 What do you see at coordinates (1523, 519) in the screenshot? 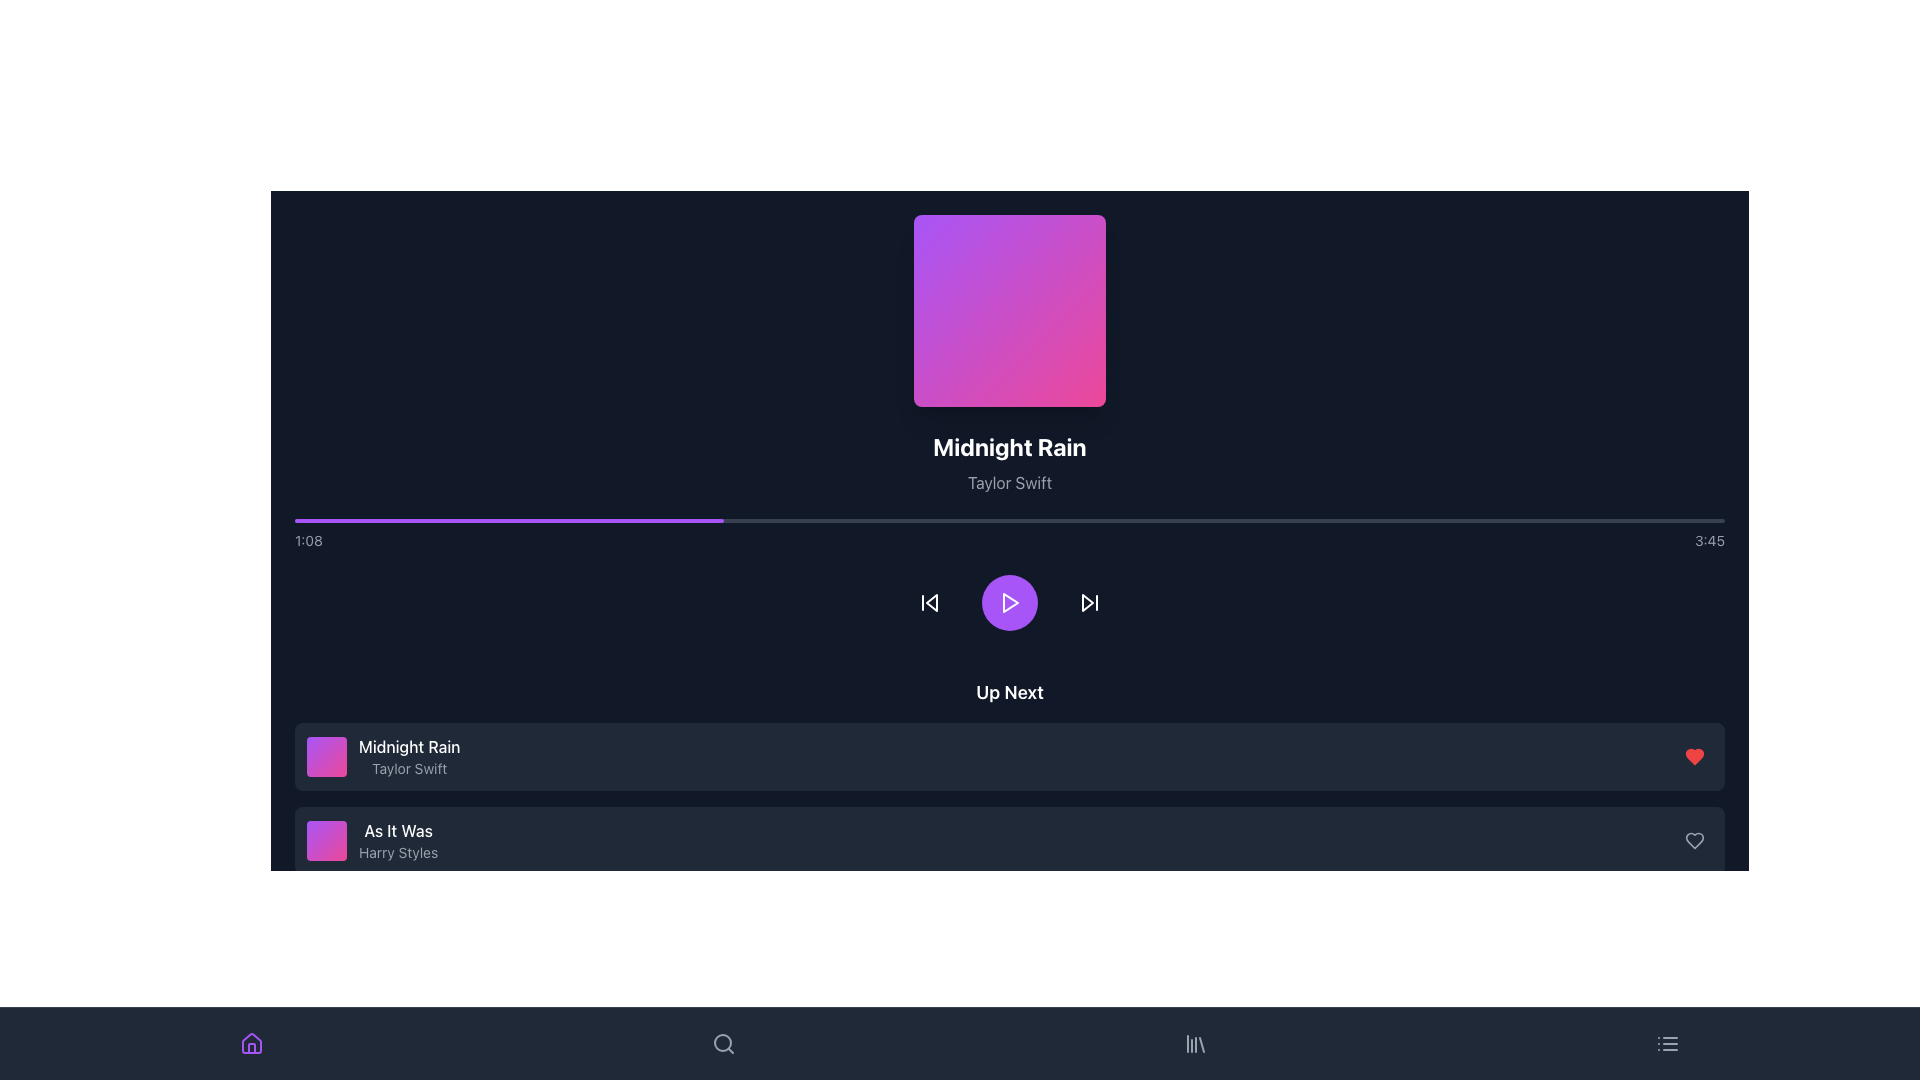
I see `the progress` at bounding box center [1523, 519].